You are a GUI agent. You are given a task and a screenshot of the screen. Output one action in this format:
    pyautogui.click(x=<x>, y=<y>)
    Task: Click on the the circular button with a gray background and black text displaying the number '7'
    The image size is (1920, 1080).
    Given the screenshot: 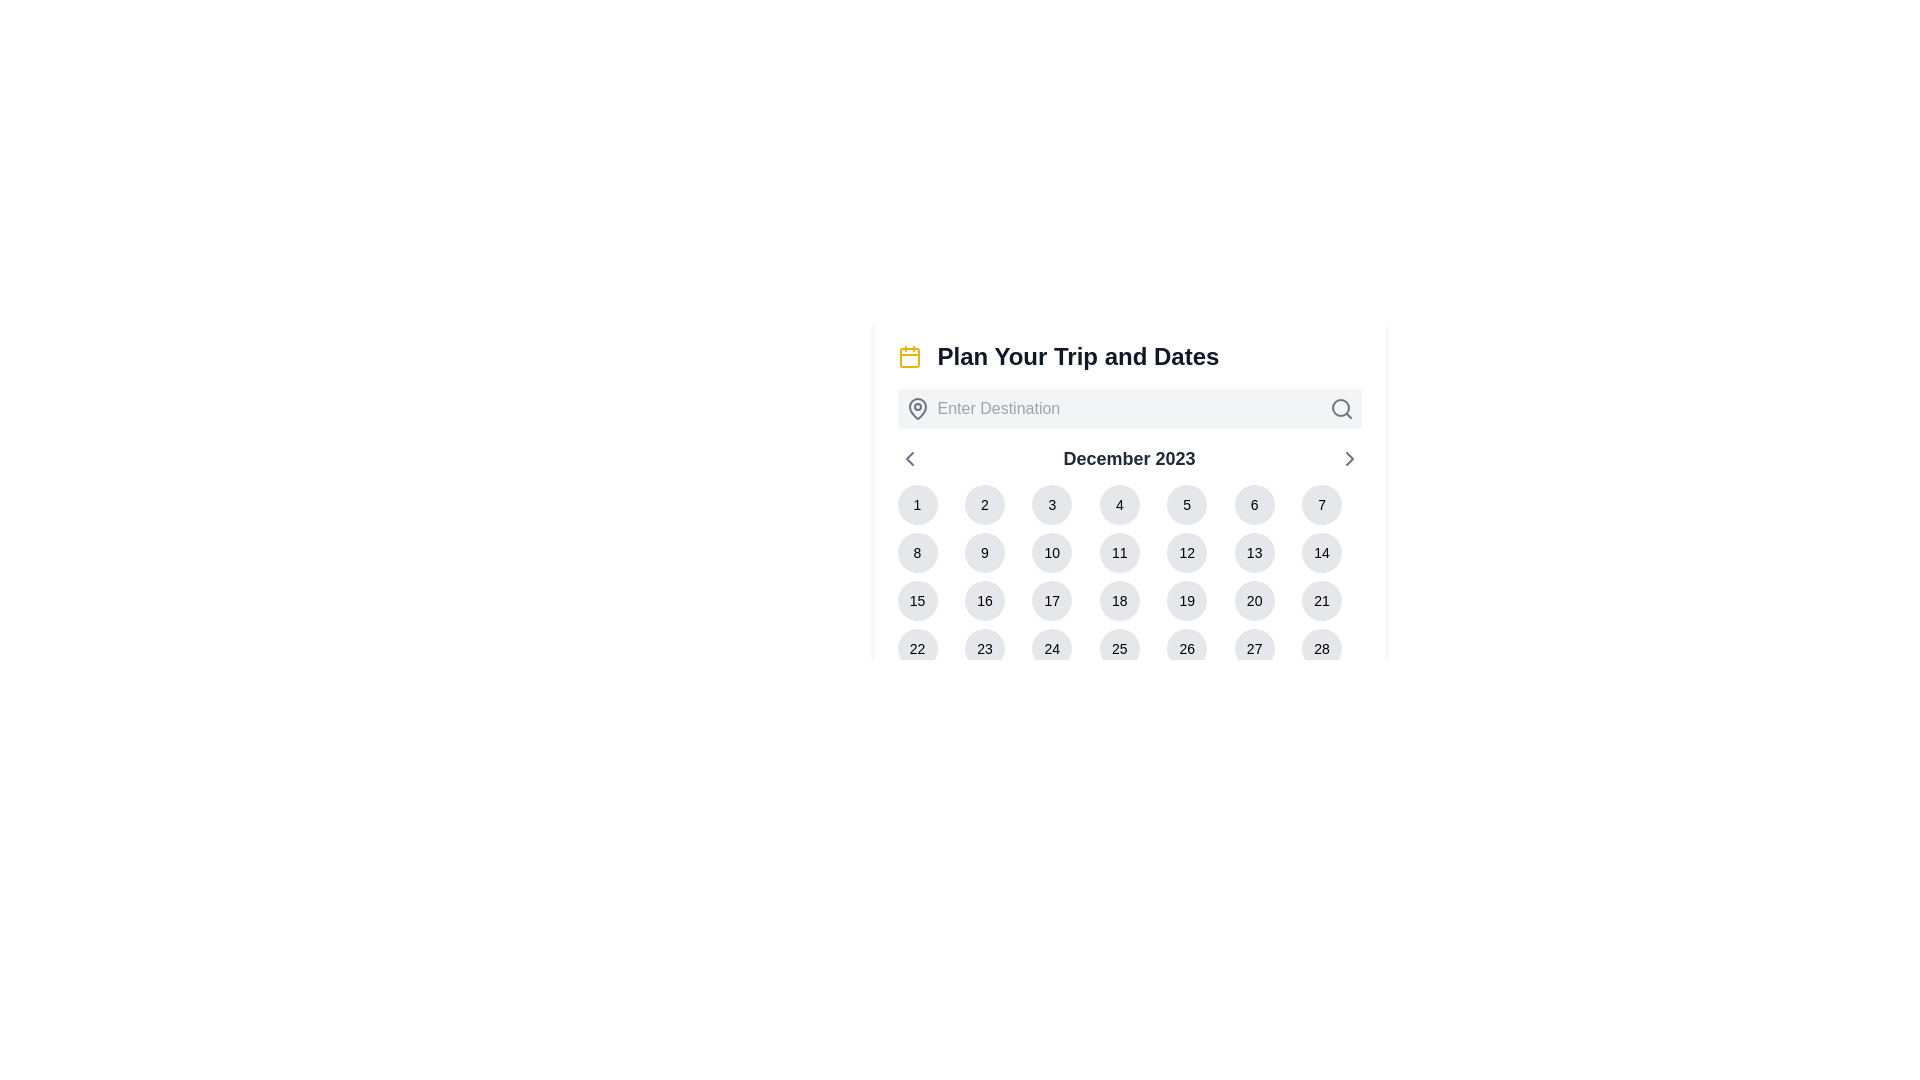 What is the action you would take?
    pyautogui.click(x=1321, y=504)
    